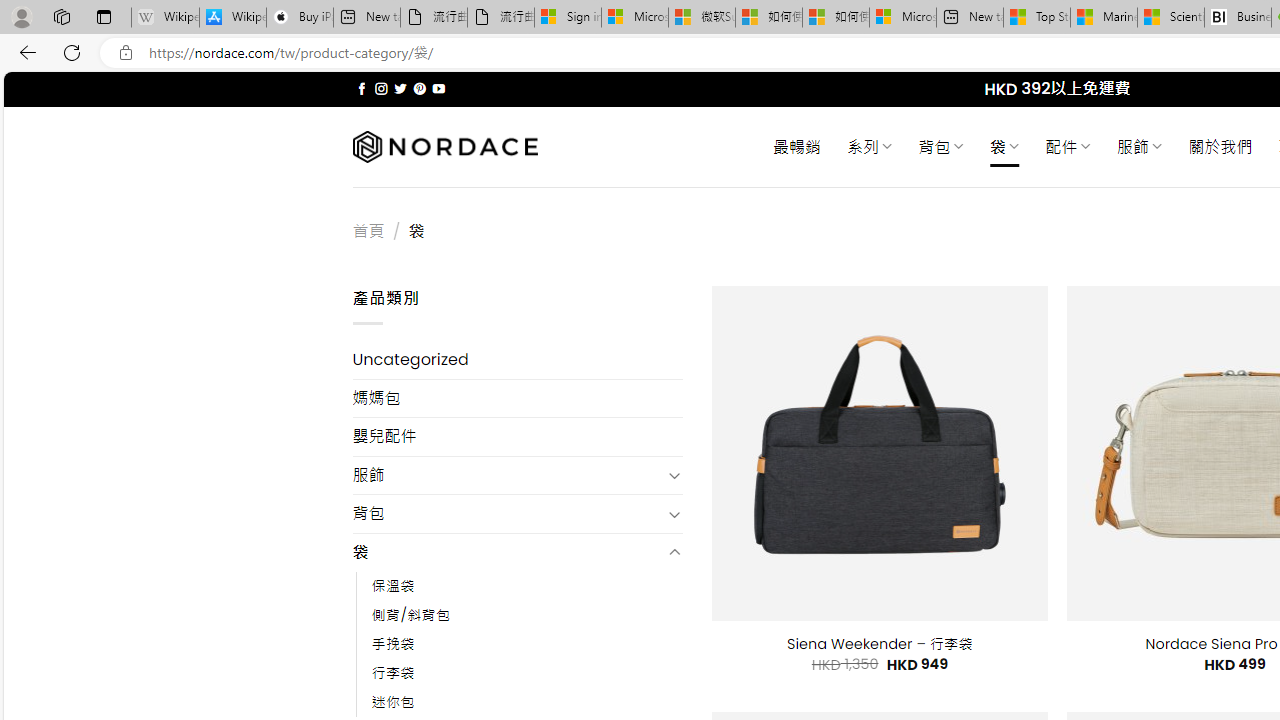 The height and width of the screenshot is (720, 1280). What do you see at coordinates (1103, 17) in the screenshot?
I see `'Marine life - MSN'` at bounding box center [1103, 17].